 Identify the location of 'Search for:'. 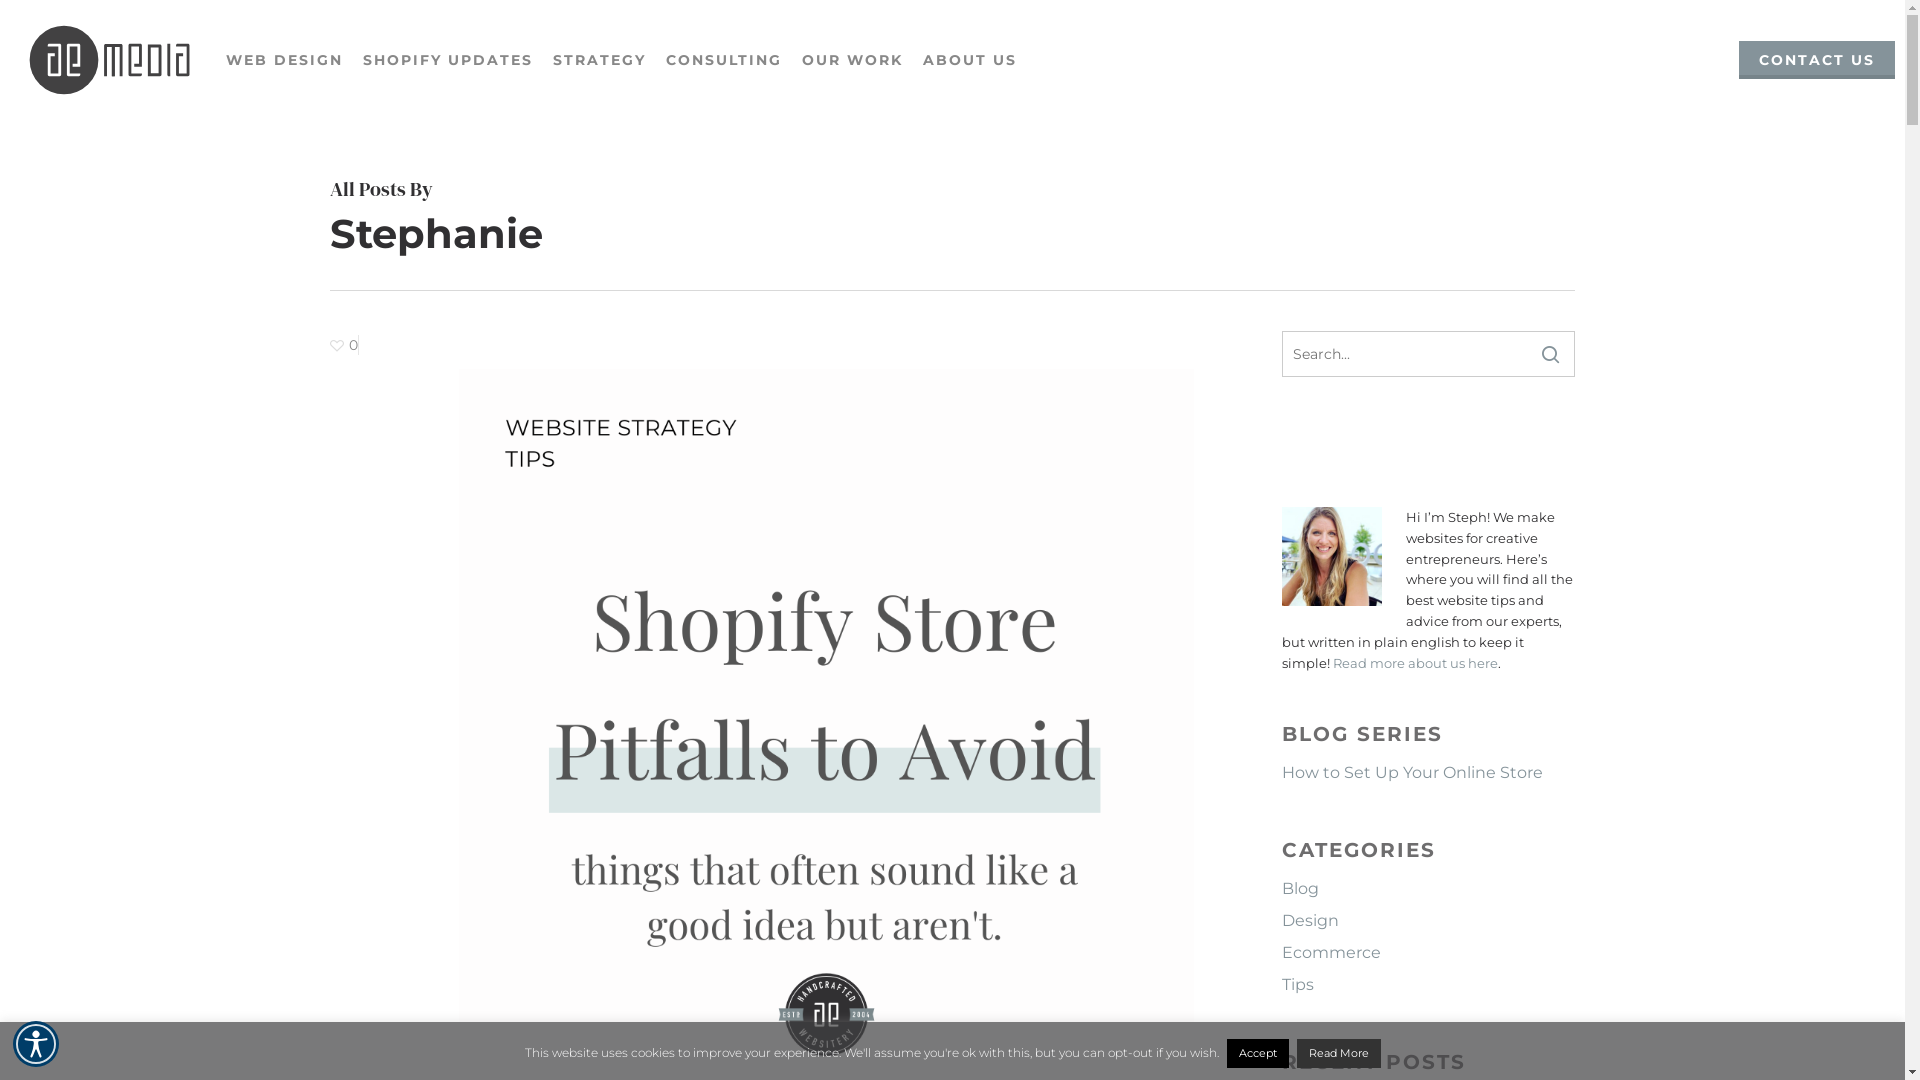
(1427, 353).